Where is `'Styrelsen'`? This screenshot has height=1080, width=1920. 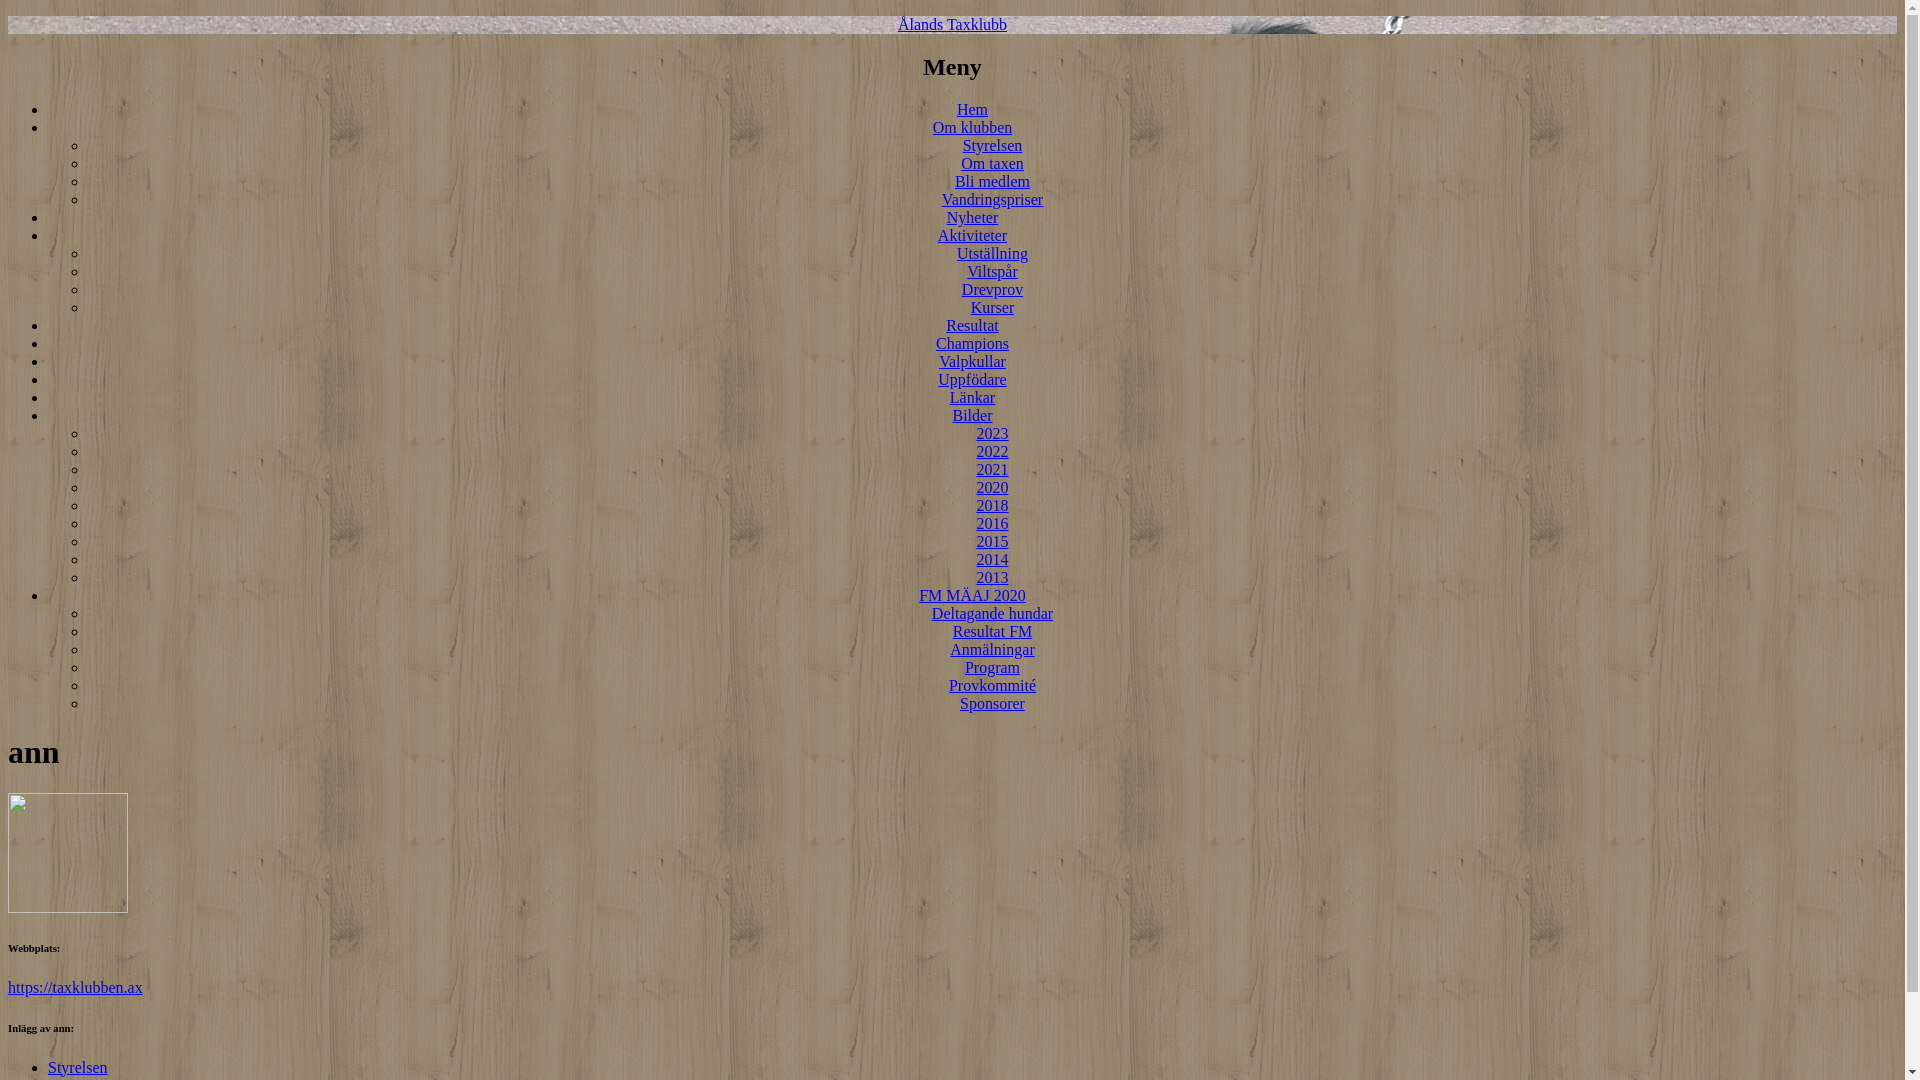
'Styrelsen' is located at coordinates (963, 144).